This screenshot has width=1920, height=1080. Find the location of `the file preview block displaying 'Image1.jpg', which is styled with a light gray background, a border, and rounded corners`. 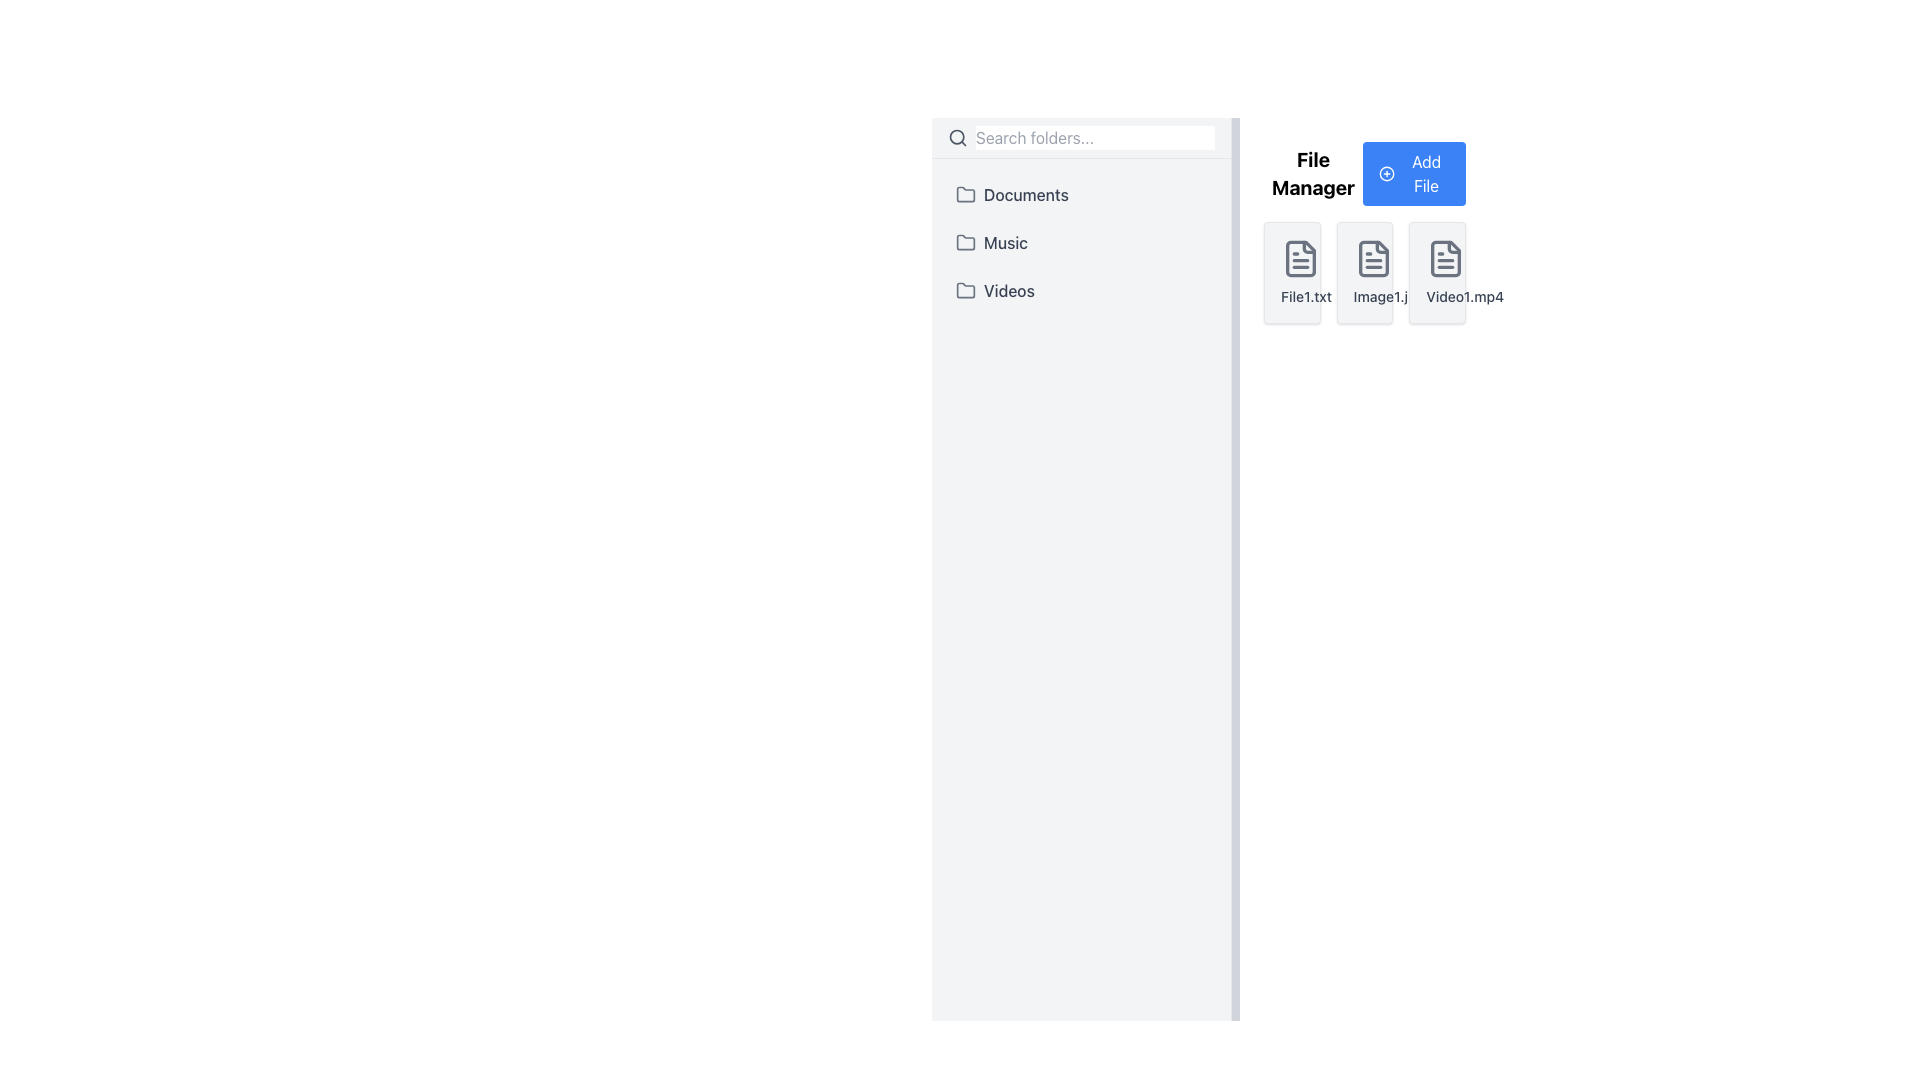

the file preview block displaying 'Image1.jpg', which is styled with a light gray background, a border, and rounded corners is located at coordinates (1363, 273).